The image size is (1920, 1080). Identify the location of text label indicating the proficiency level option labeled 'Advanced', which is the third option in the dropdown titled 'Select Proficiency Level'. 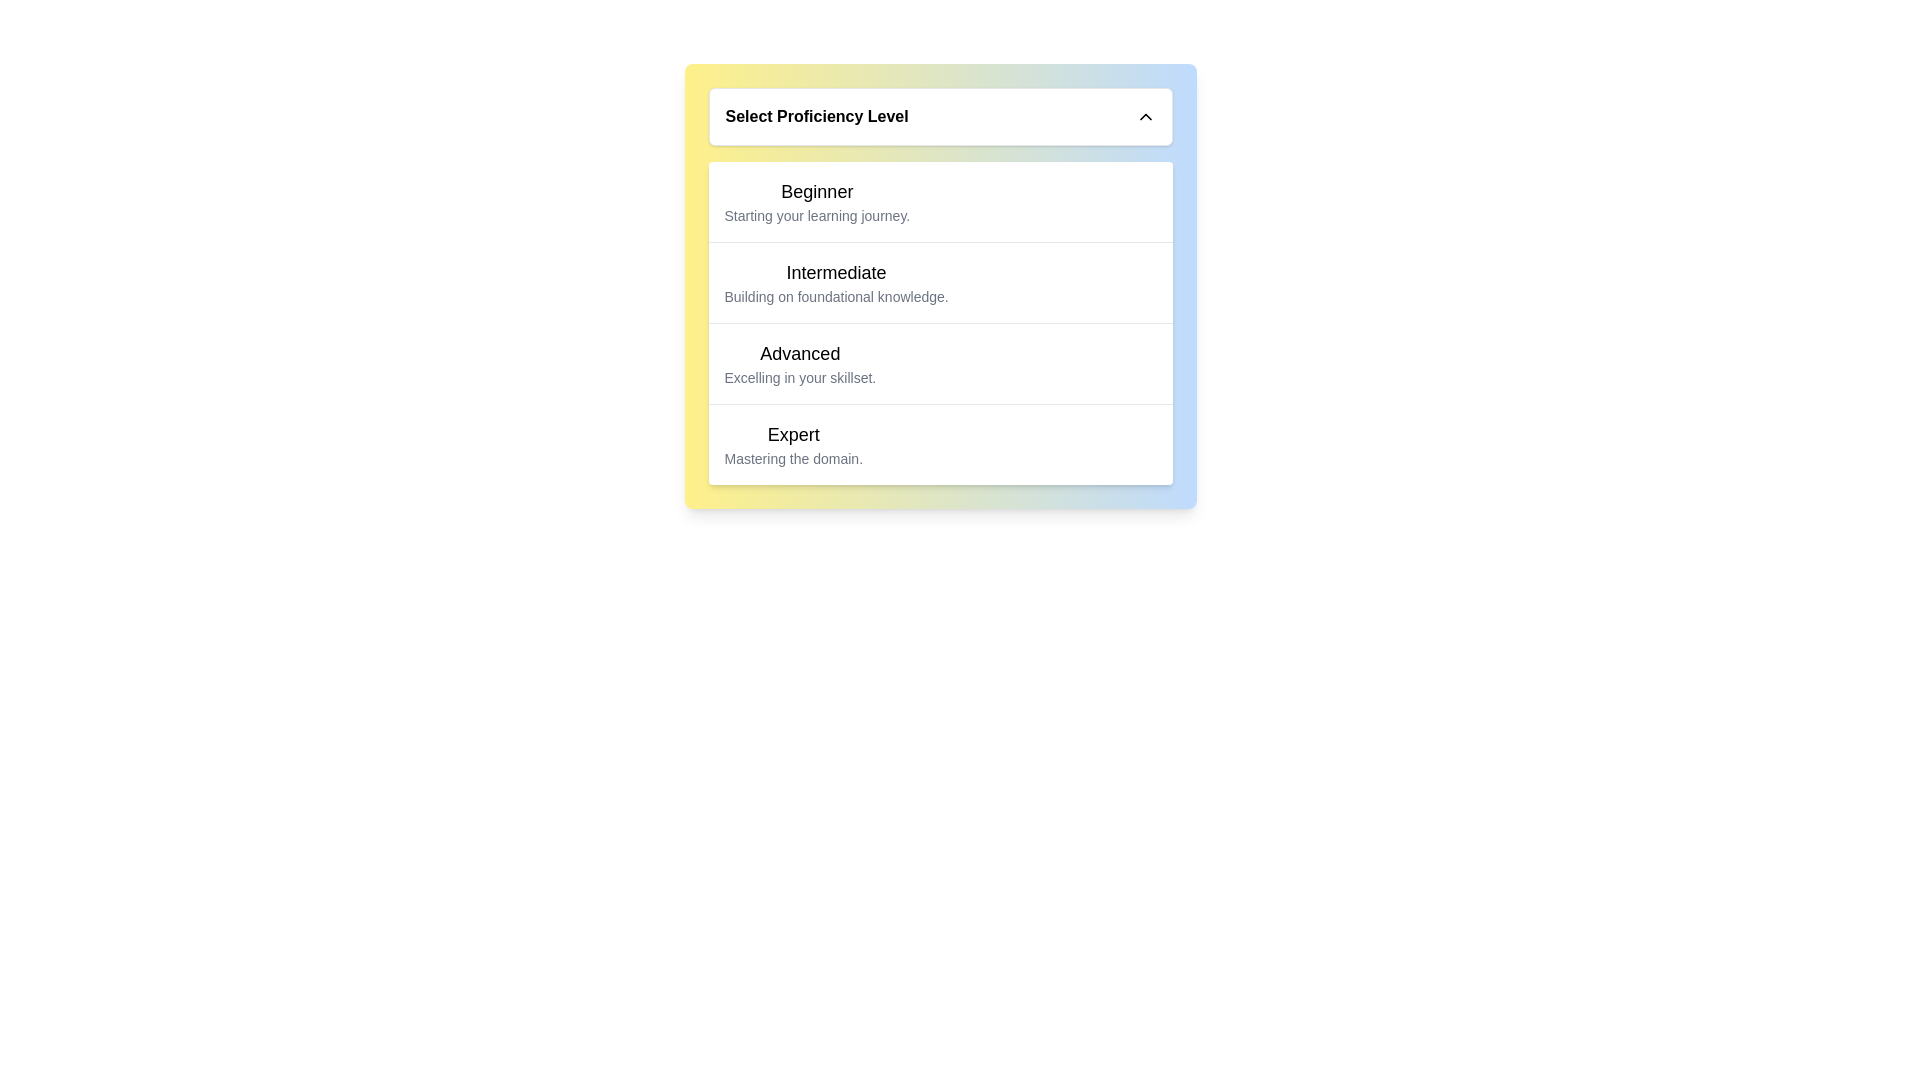
(800, 353).